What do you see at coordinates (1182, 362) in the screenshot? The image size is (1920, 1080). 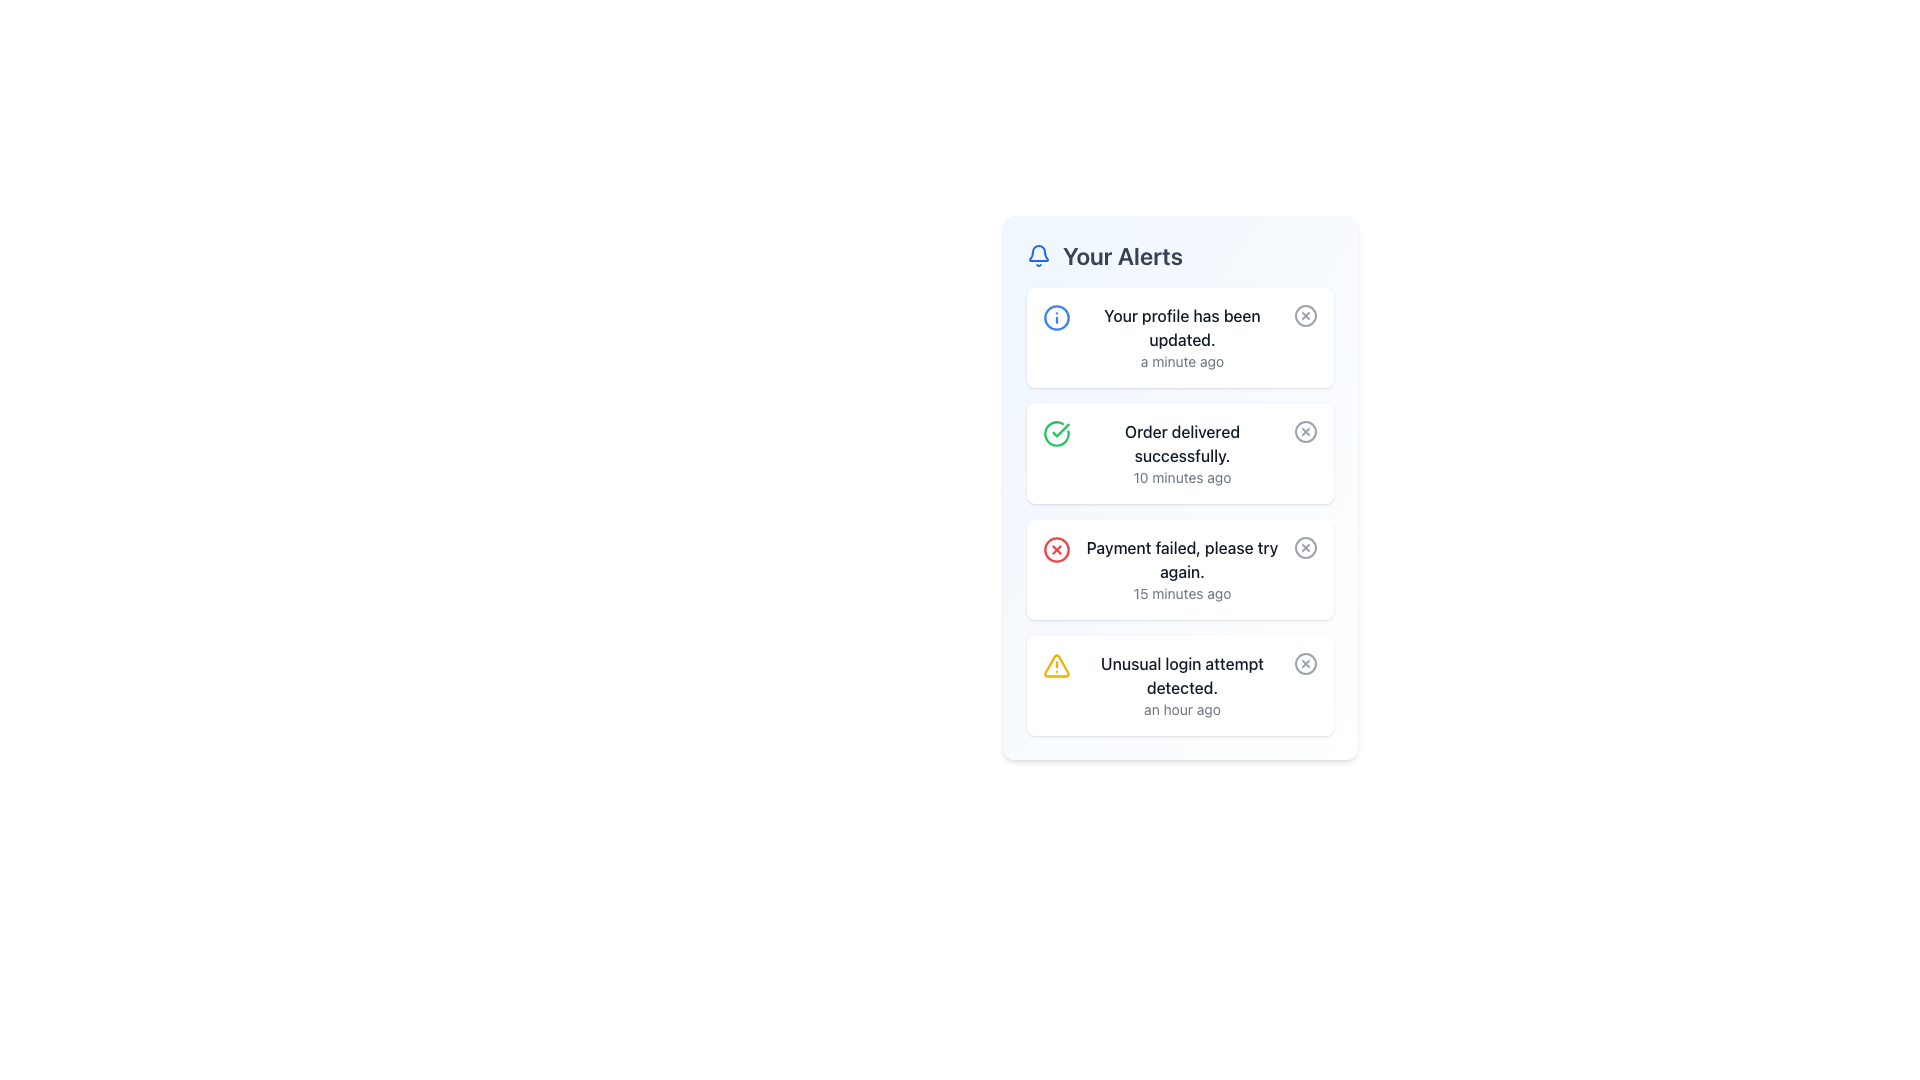 I see `the timestamp text label that indicates the recency of the associated notification 'Your profile has been updated.' located below the notification text in the first card of the 'Your Alerts' sidebar` at bounding box center [1182, 362].